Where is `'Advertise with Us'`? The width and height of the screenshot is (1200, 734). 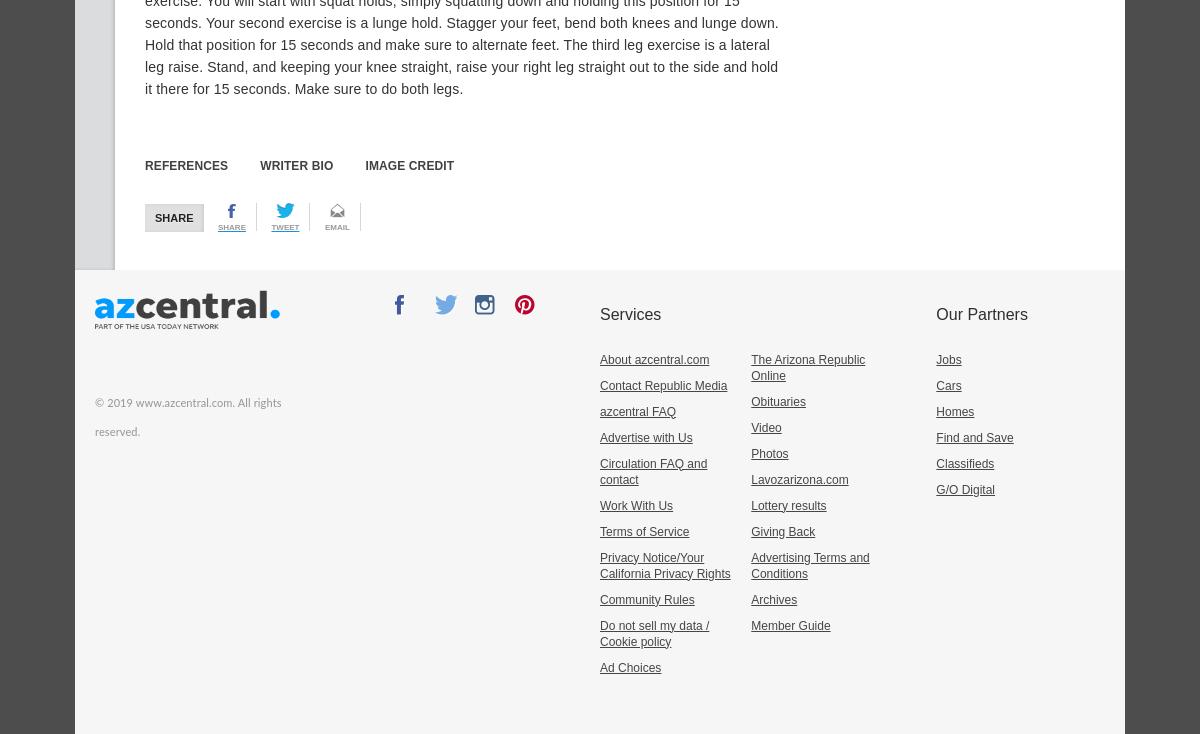 'Advertise with Us' is located at coordinates (645, 437).